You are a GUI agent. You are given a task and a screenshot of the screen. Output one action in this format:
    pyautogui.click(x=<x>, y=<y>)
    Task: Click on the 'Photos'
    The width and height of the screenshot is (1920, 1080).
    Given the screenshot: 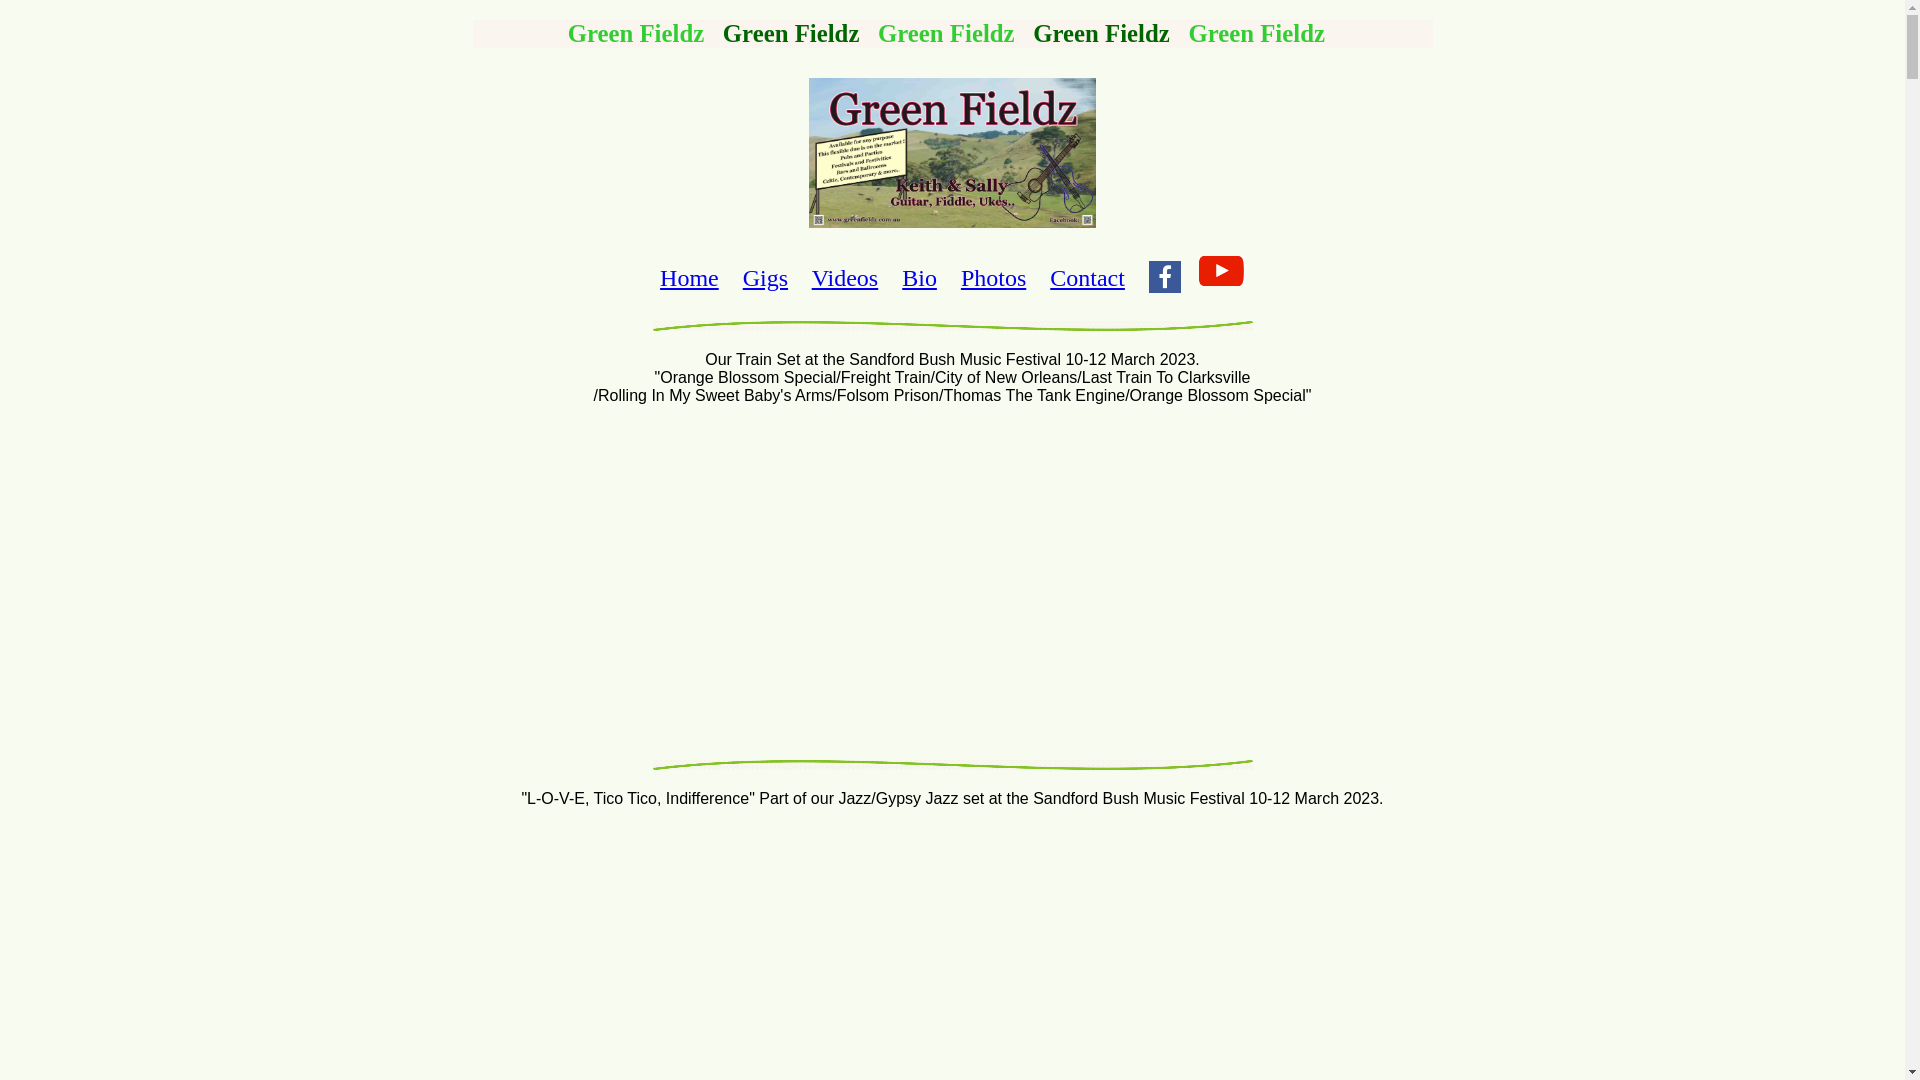 What is the action you would take?
    pyautogui.click(x=993, y=277)
    